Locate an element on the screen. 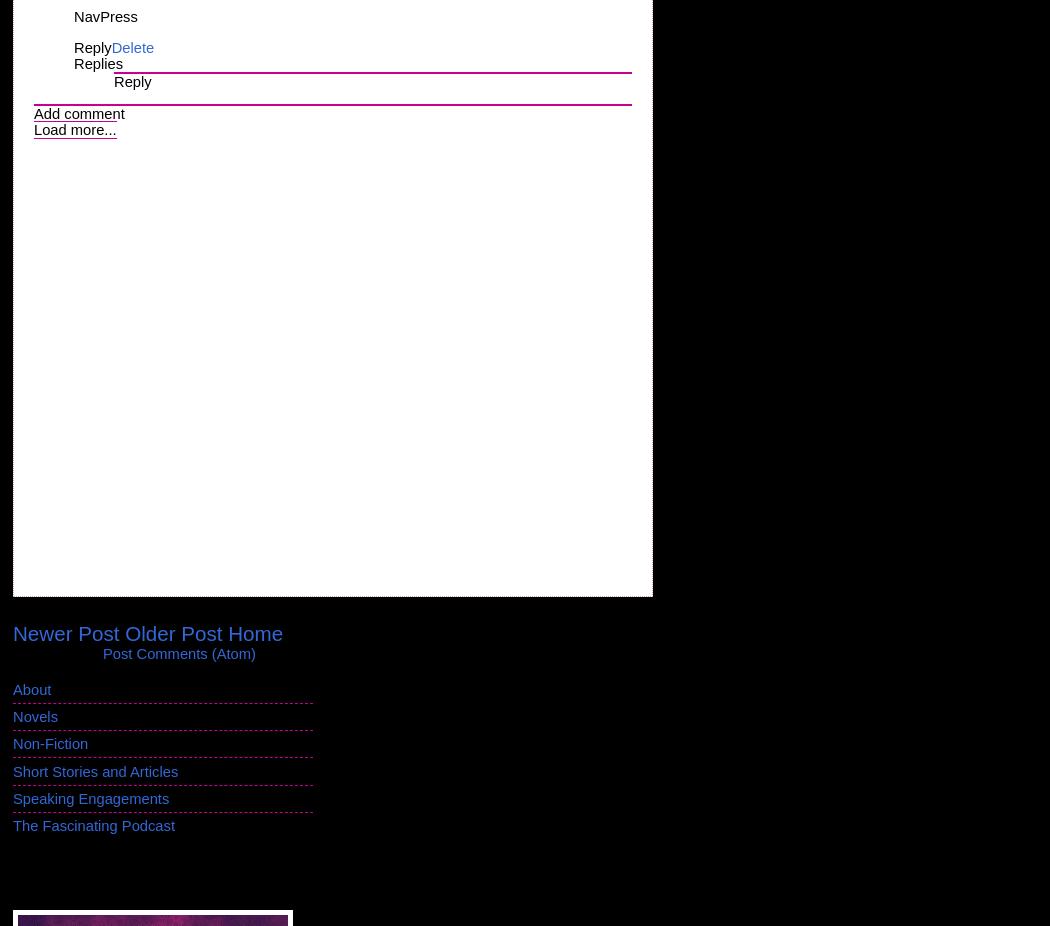 The image size is (1050, 926). 'The Crescent Stone (Sunlit Lands Book 1)' is located at coordinates (132, 876).